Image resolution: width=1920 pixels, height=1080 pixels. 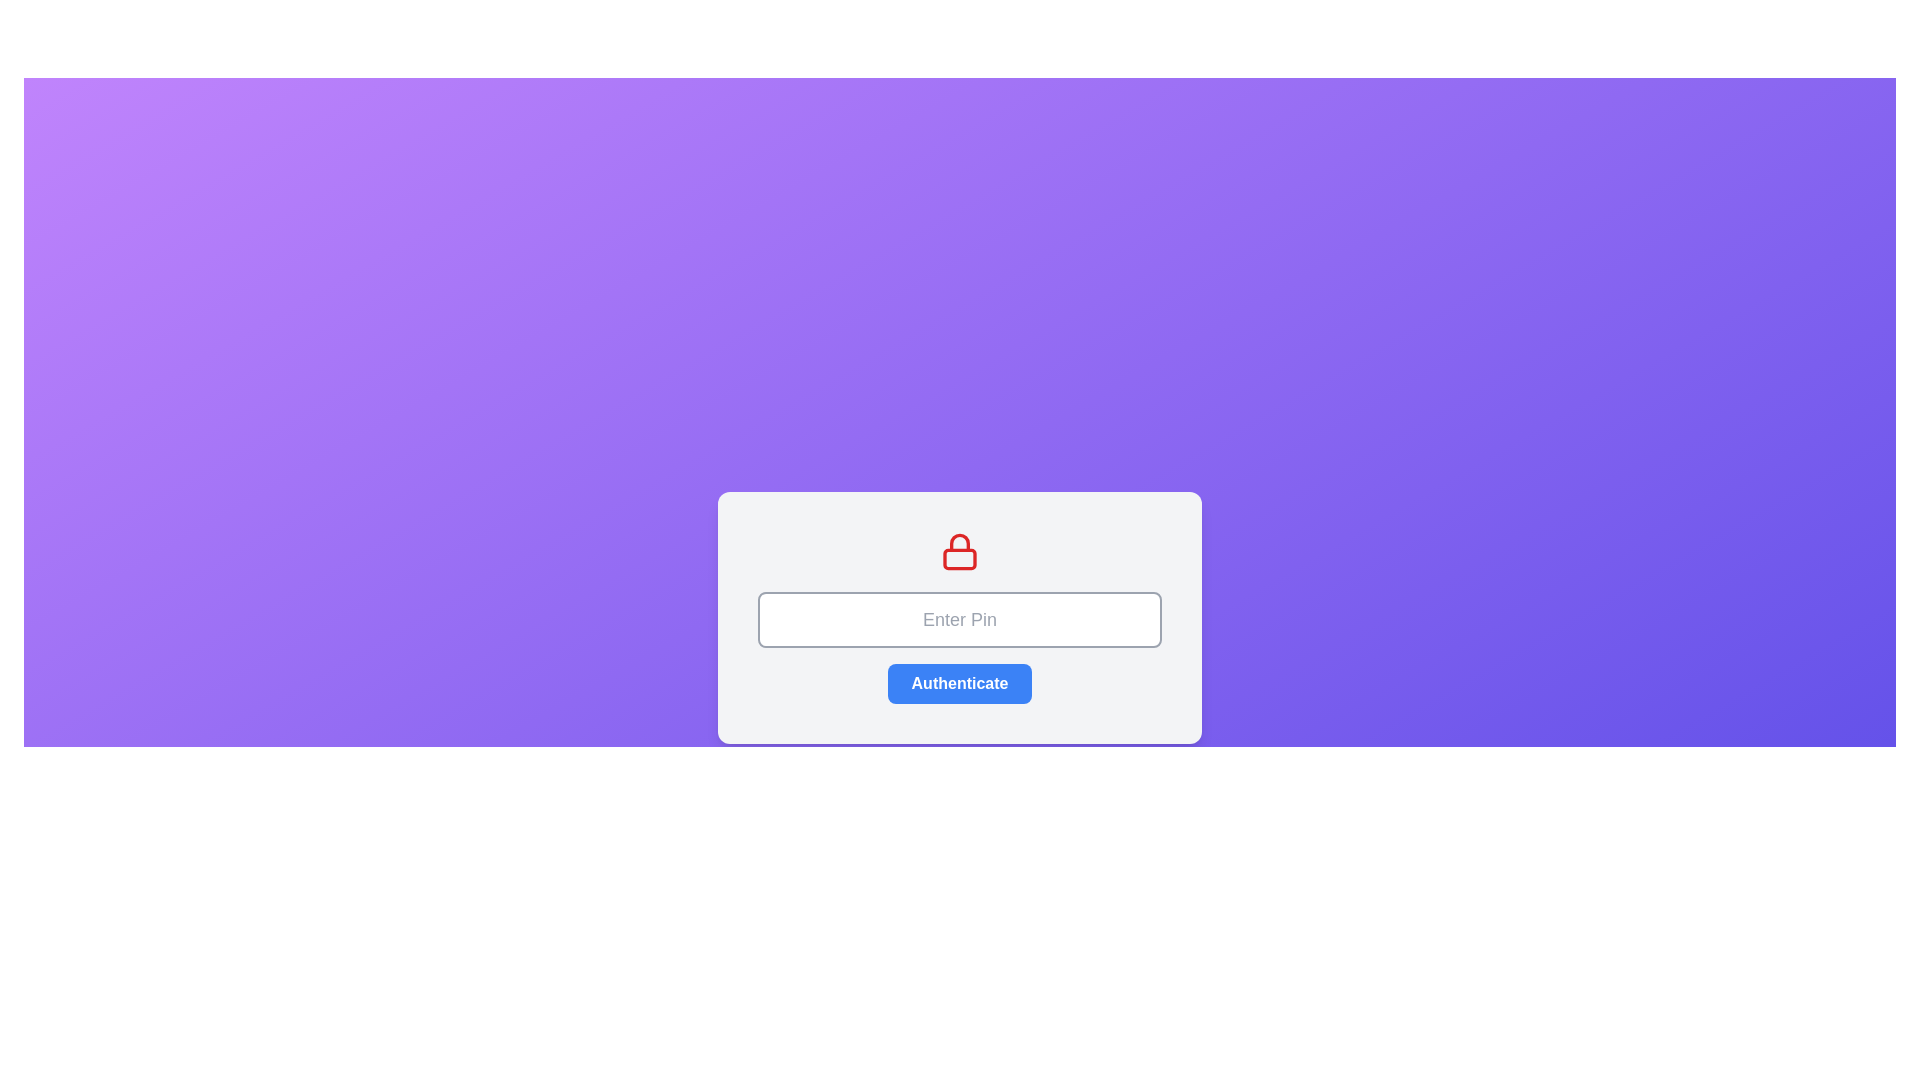 I want to click on the Password input field located centrally beneath the red lock icon and above the blue 'Authenticate' button for user authentication, so click(x=960, y=619).